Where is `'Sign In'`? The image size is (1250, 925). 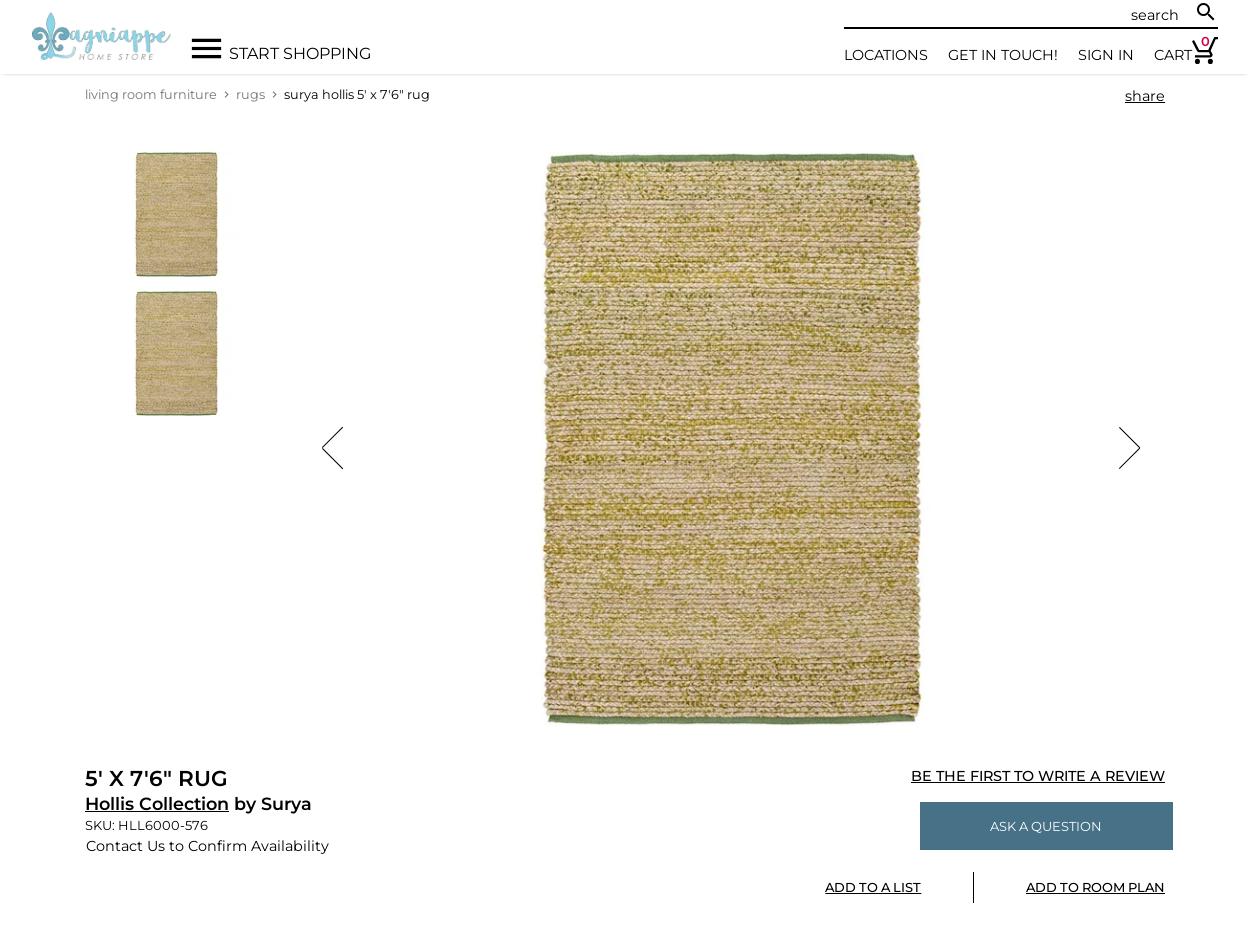 'Sign In' is located at coordinates (1077, 54).